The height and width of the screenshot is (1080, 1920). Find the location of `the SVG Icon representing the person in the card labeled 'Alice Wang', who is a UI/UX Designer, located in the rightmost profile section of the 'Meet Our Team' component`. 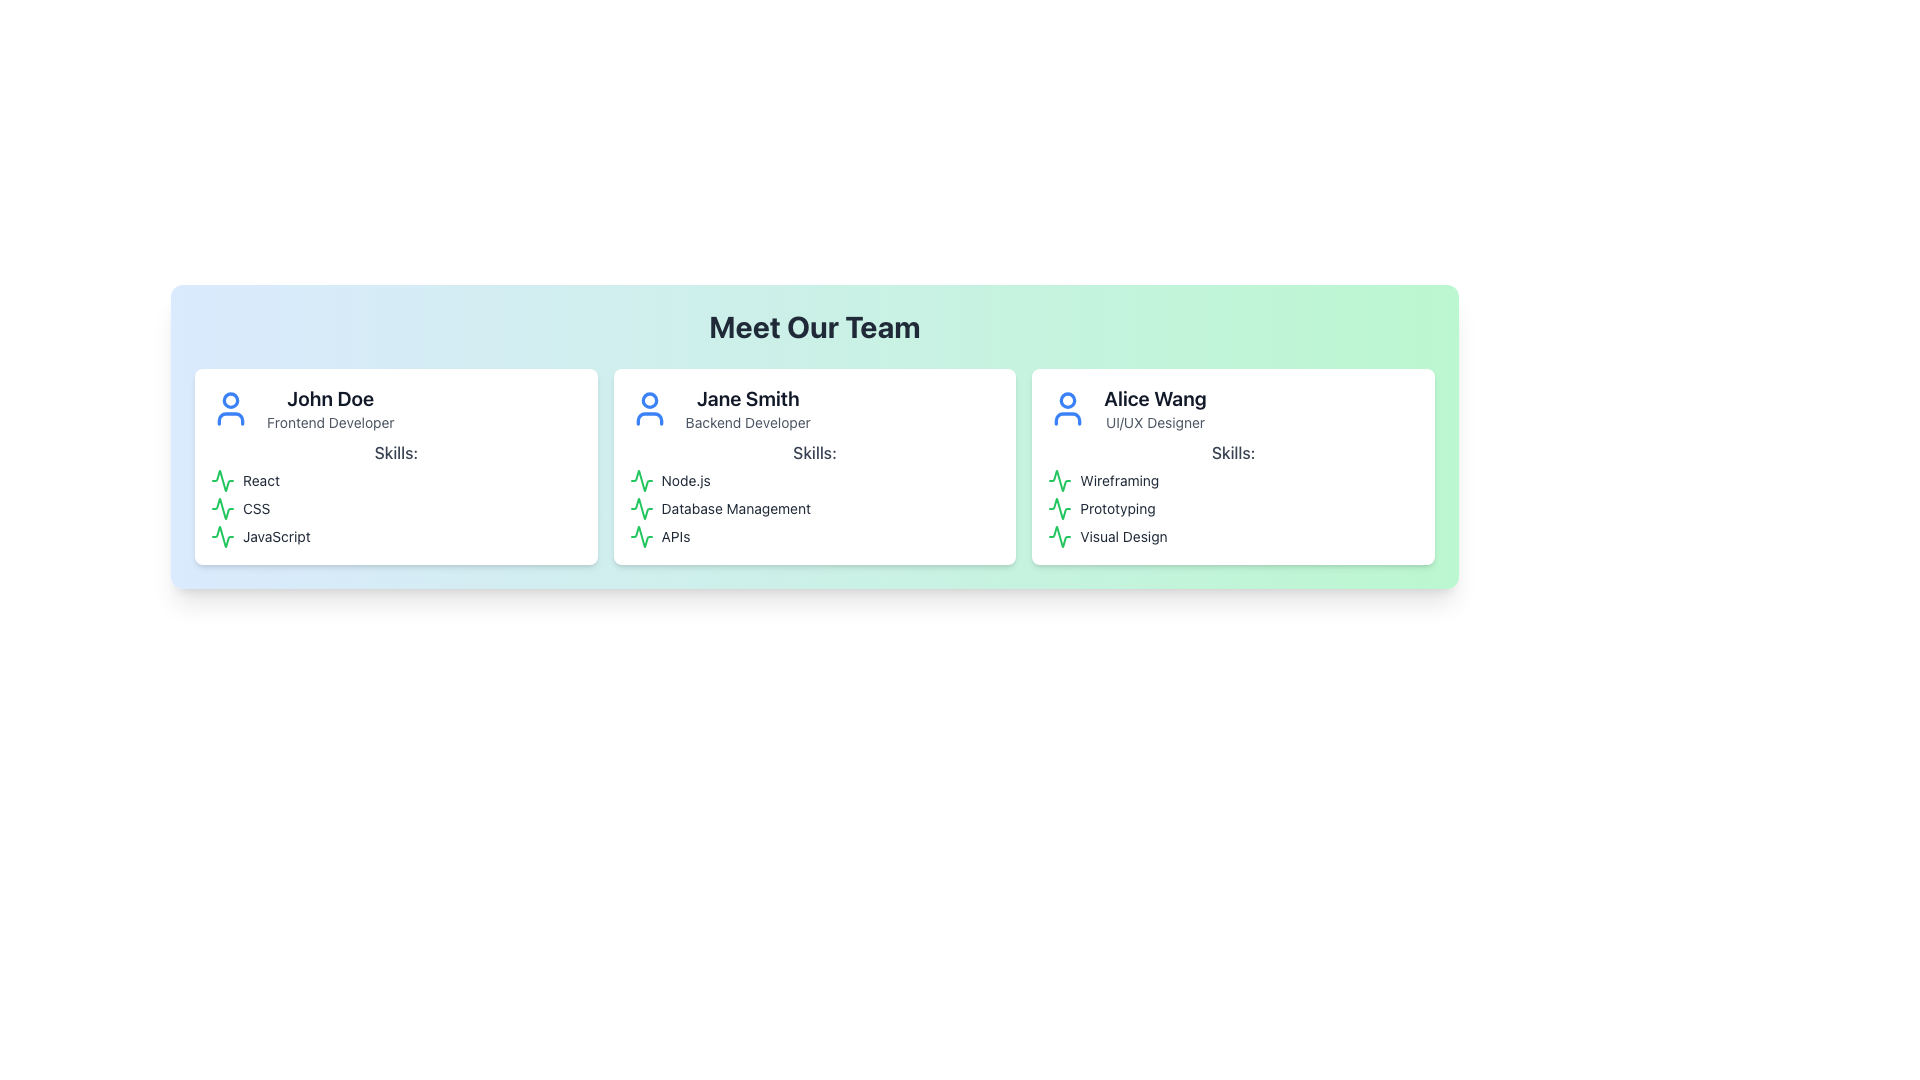

the SVG Icon representing the person in the card labeled 'Alice Wang', who is a UI/UX Designer, located in the rightmost profile section of the 'Meet Our Team' component is located at coordinates (1067, 407).